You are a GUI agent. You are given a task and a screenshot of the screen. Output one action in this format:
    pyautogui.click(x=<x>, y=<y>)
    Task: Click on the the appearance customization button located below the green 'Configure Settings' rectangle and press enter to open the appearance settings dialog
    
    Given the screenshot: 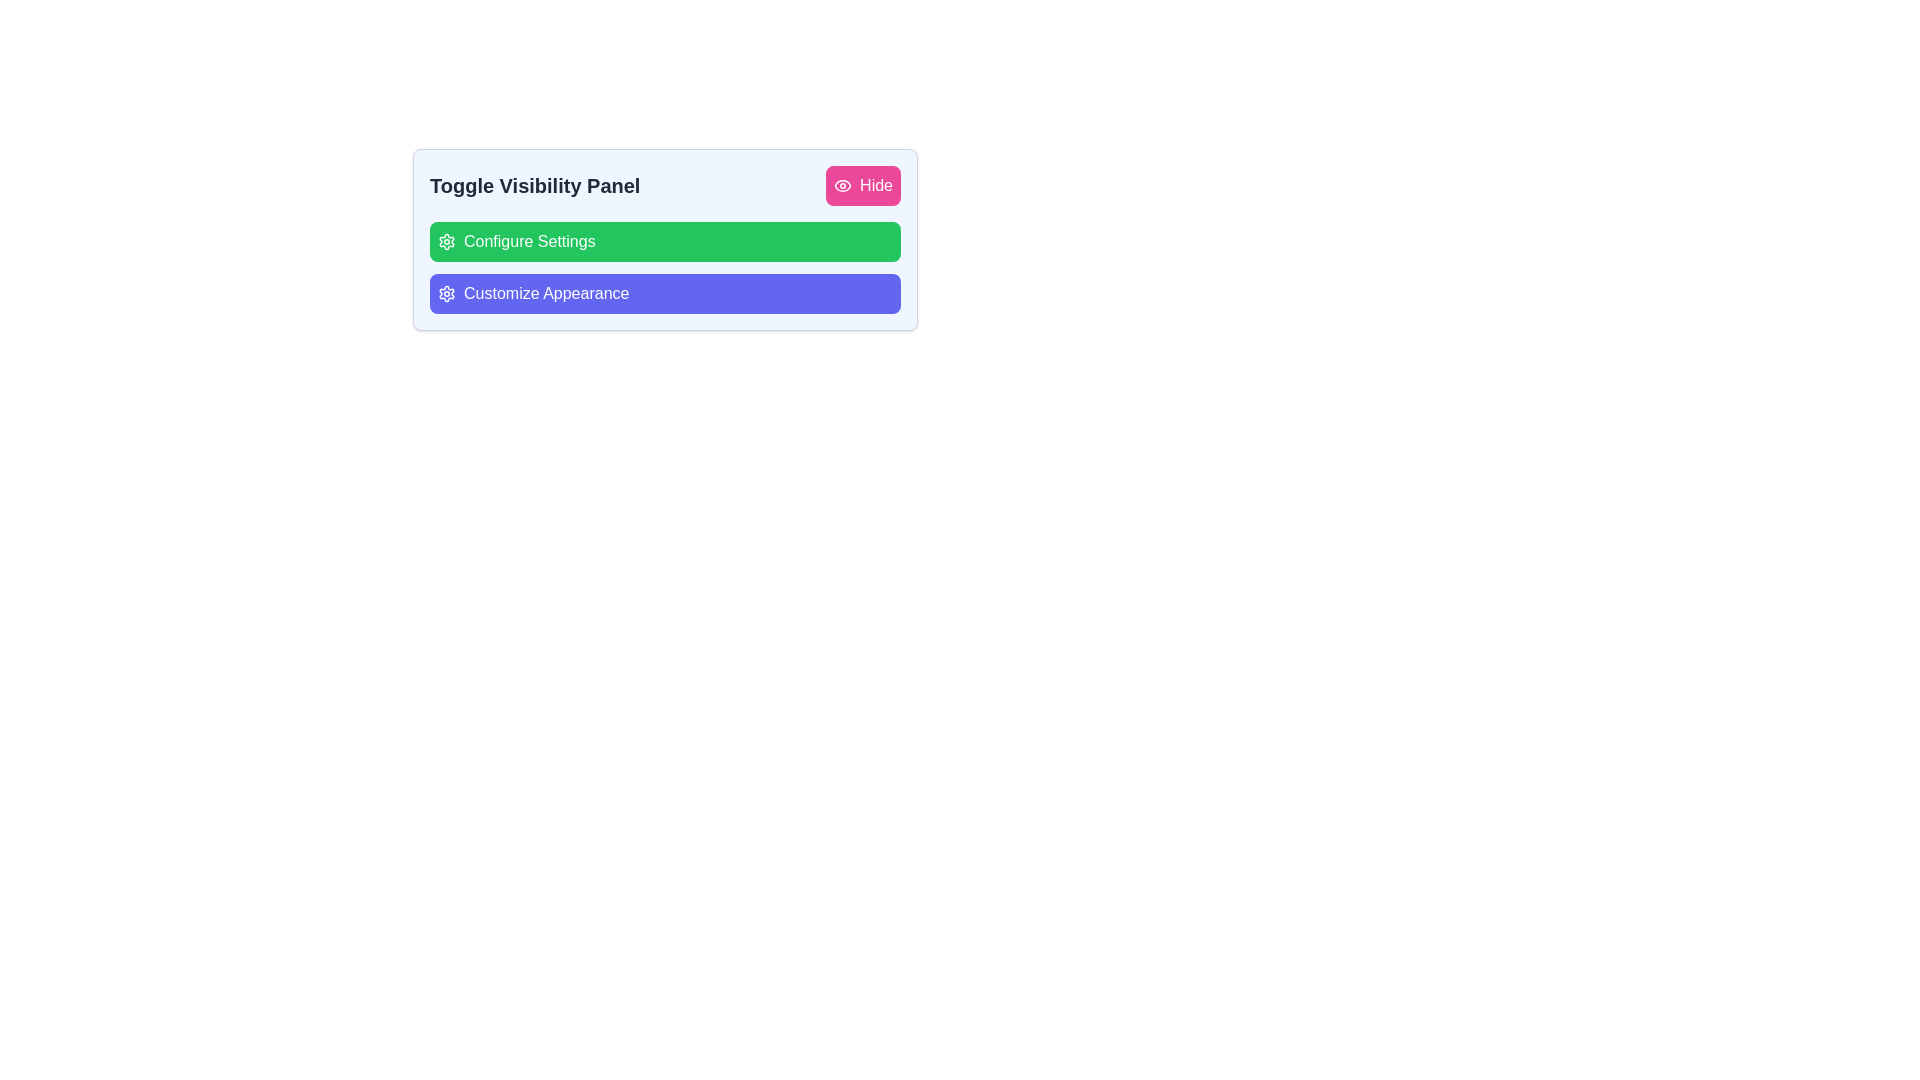 What is the action you would take?
    pyautogui.click(x=533, y=293)
    